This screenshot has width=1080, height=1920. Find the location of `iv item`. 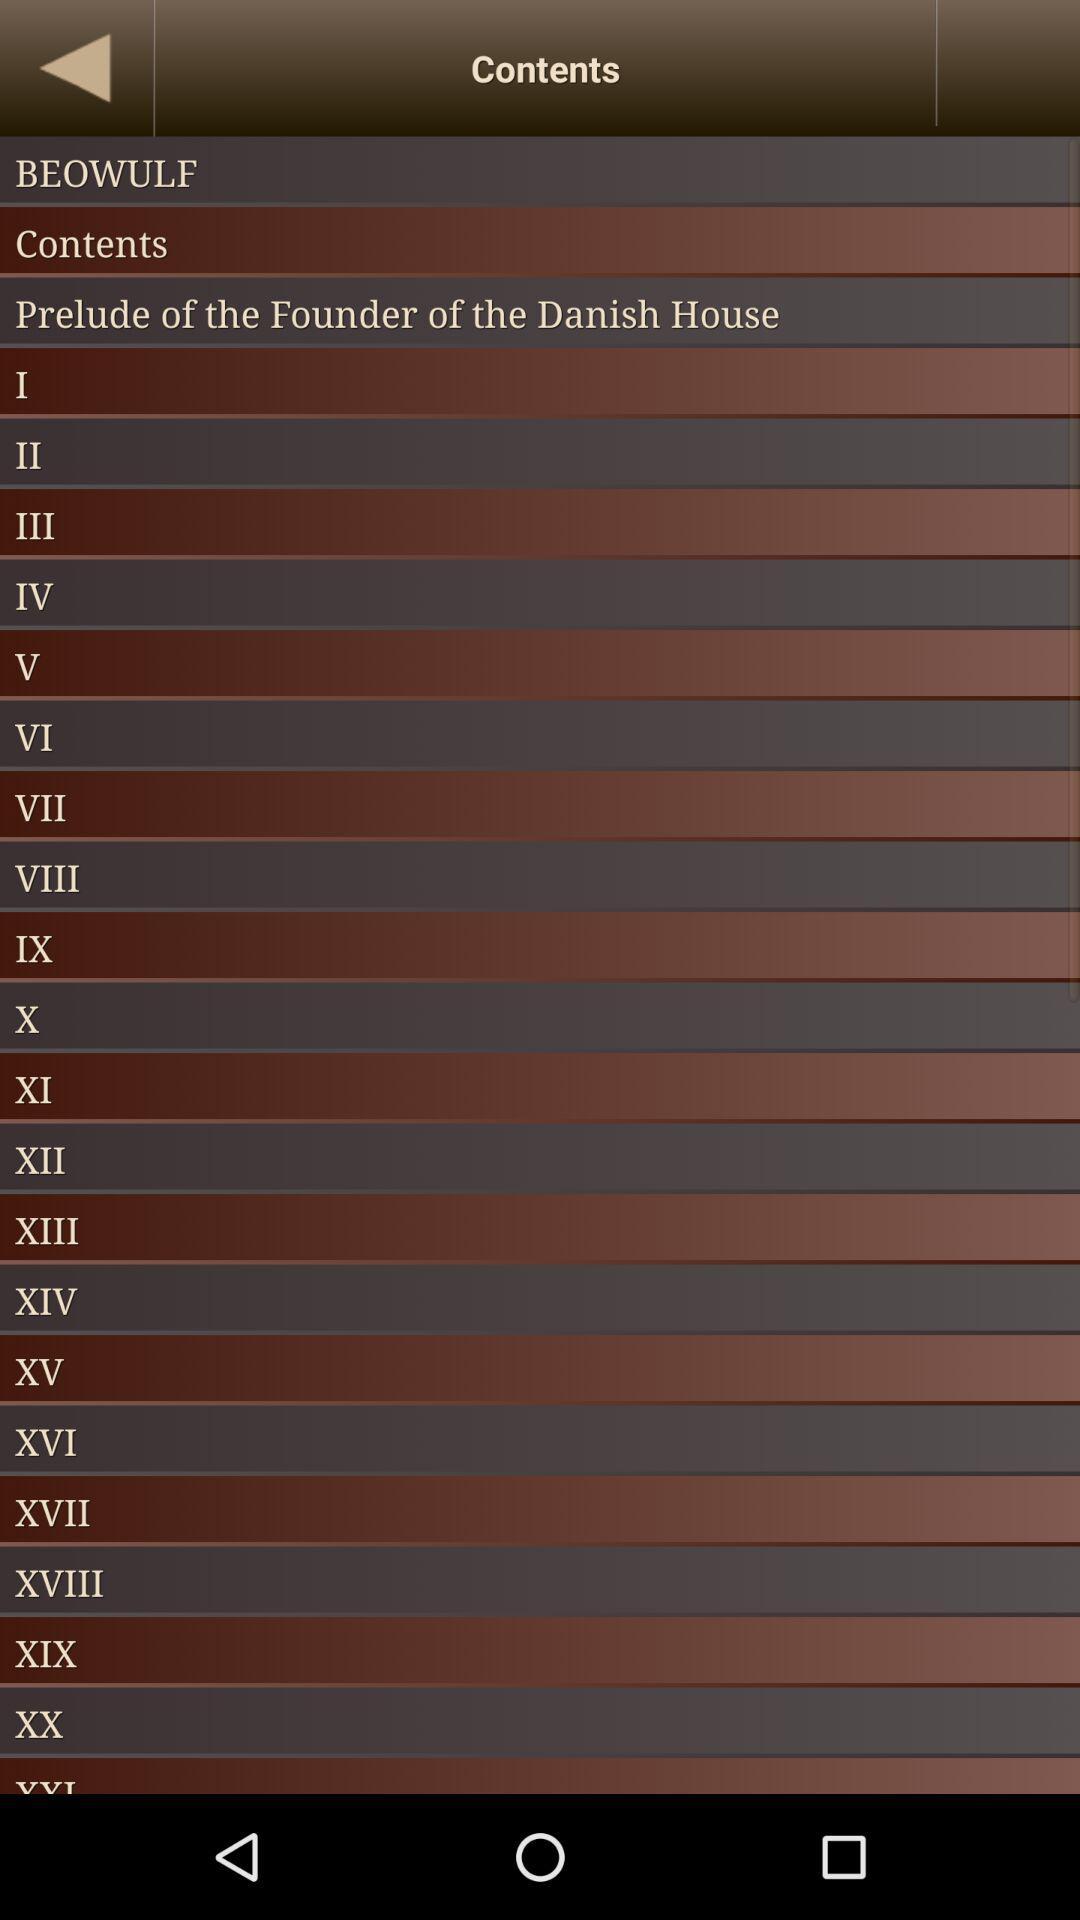

iv item is located at coordinates (540, 594).